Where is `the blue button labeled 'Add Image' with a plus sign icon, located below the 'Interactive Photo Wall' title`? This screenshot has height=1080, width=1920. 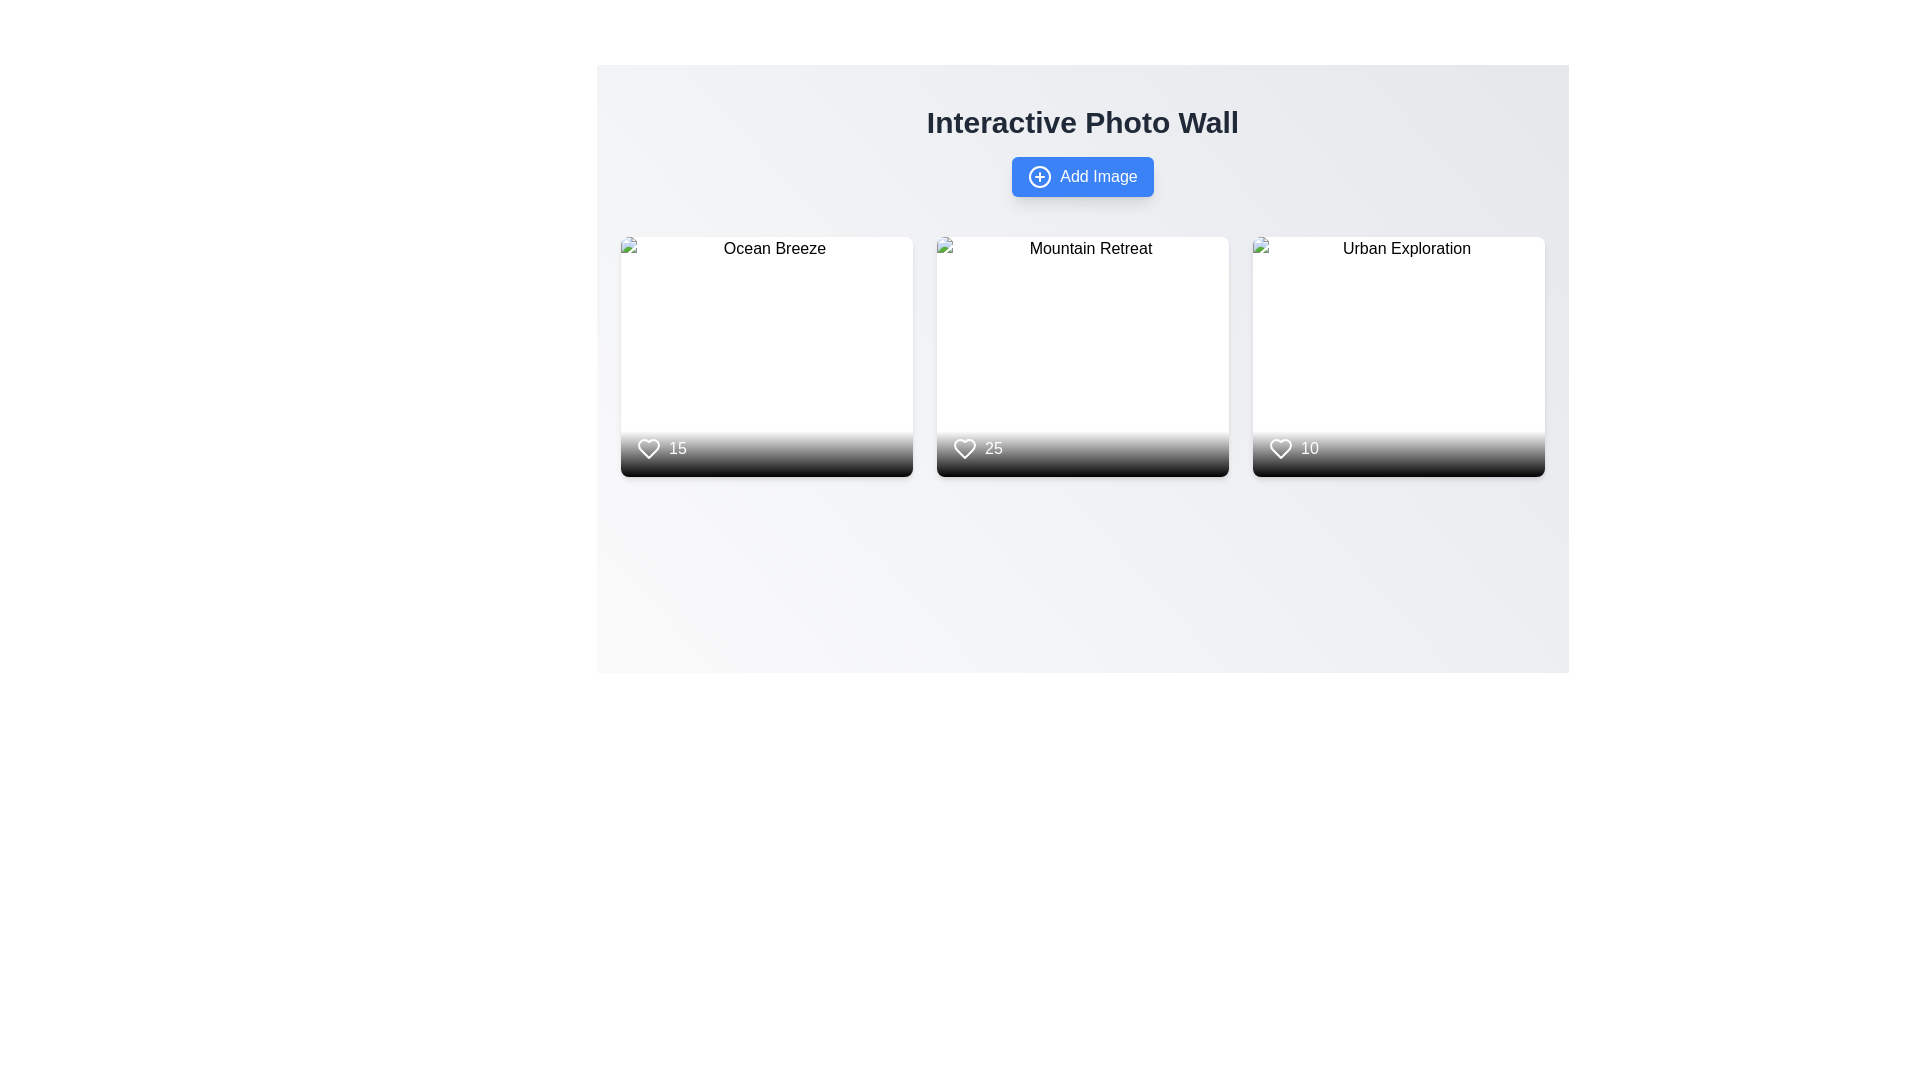 the blue button labeled 'Add Image' with a plus sign icon, located below the 'Interactive Photo Wall' title is located at coordinates (1082, 176).